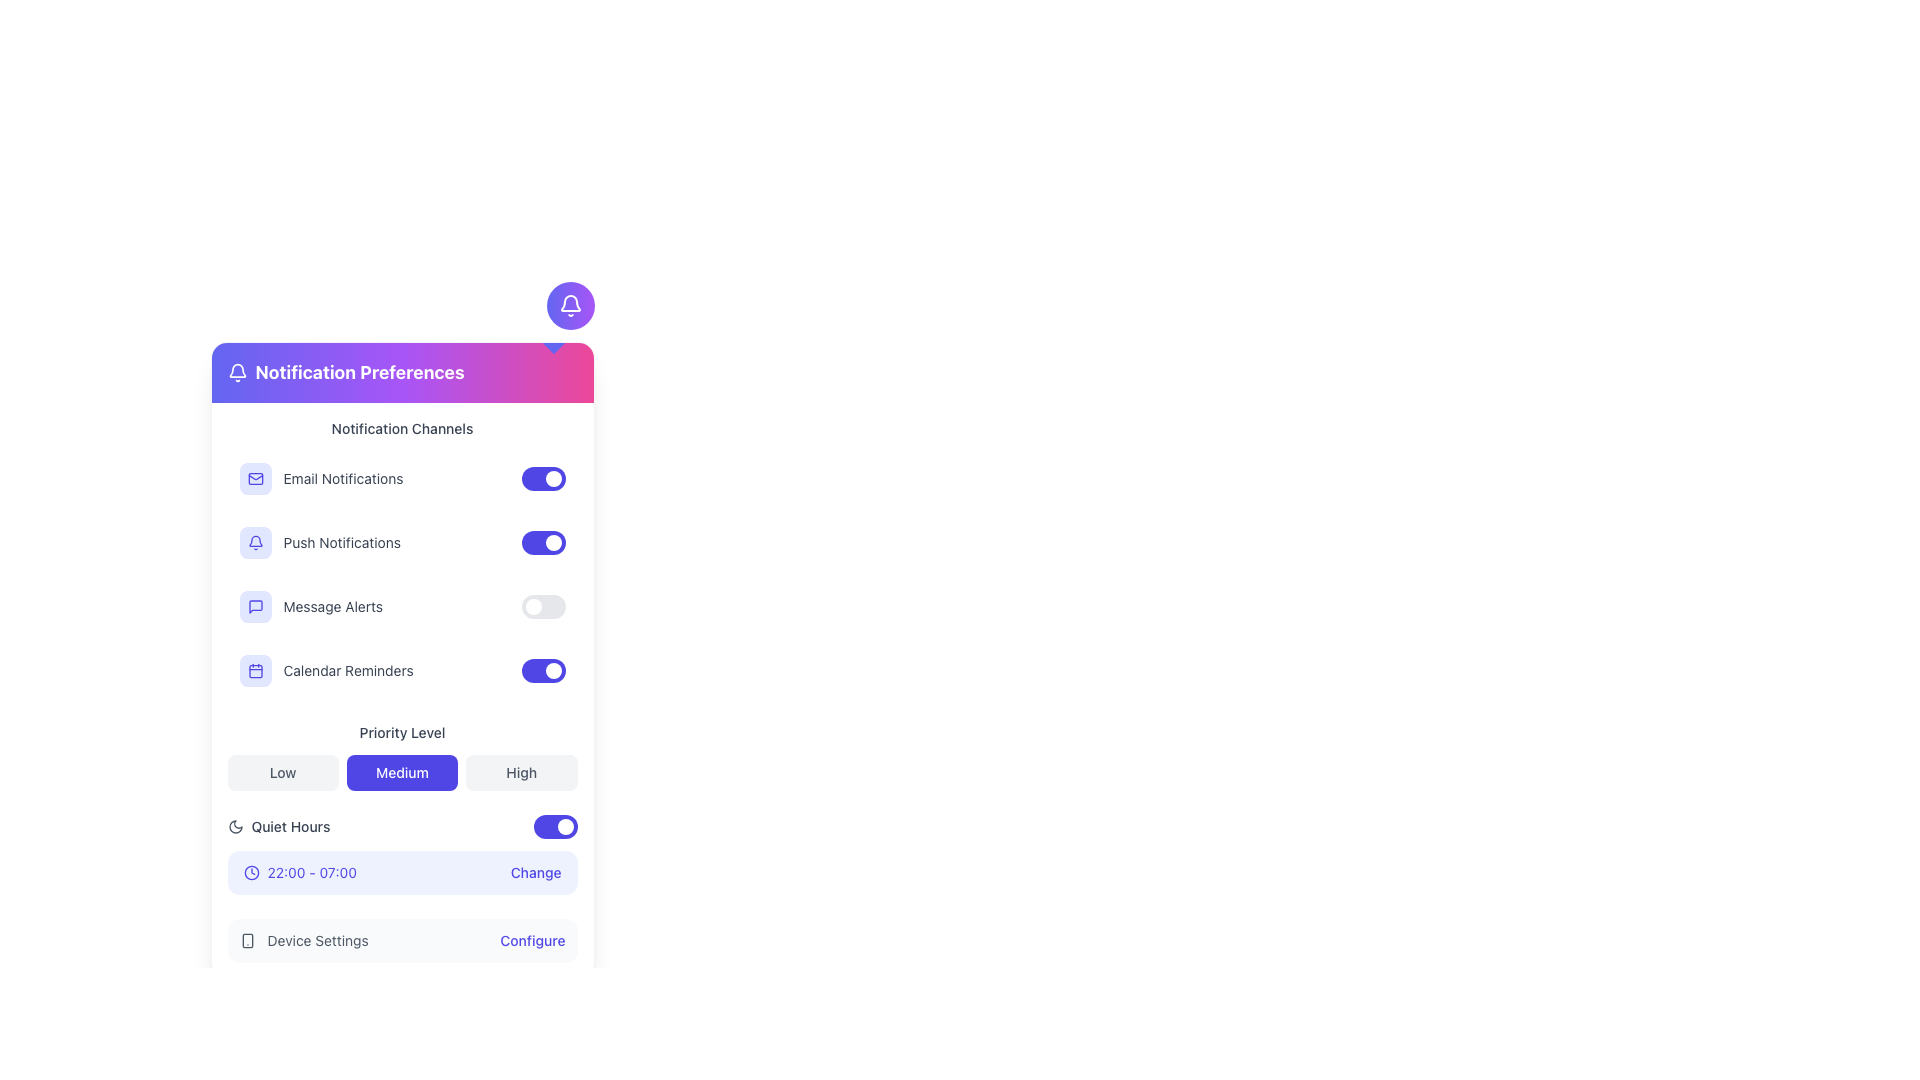  I want to click on the circular knob of the toggle switch for enabling or disabling push notifications located on the right side of the 'Push Notifications' row, so click(543, 543).